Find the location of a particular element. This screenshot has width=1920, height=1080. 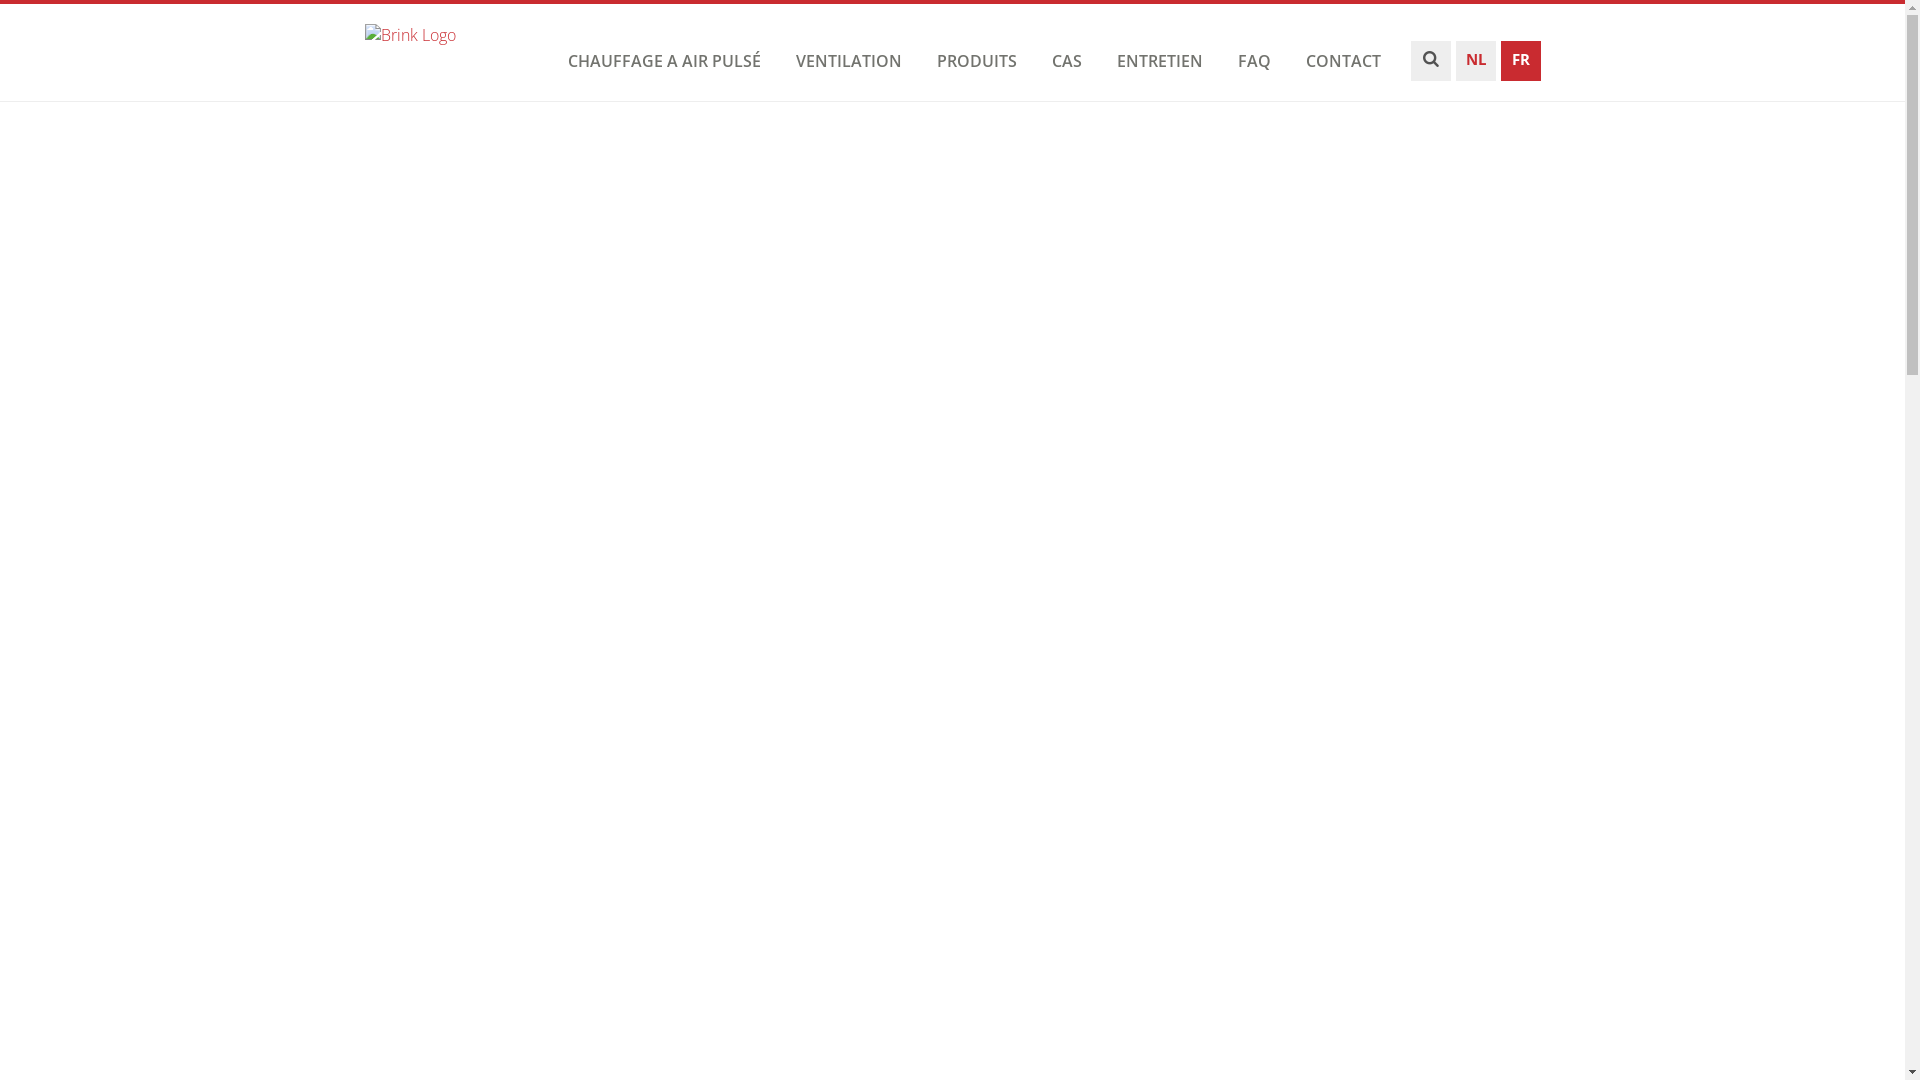

'PRODUITS' is located at coordinates (977, 60).